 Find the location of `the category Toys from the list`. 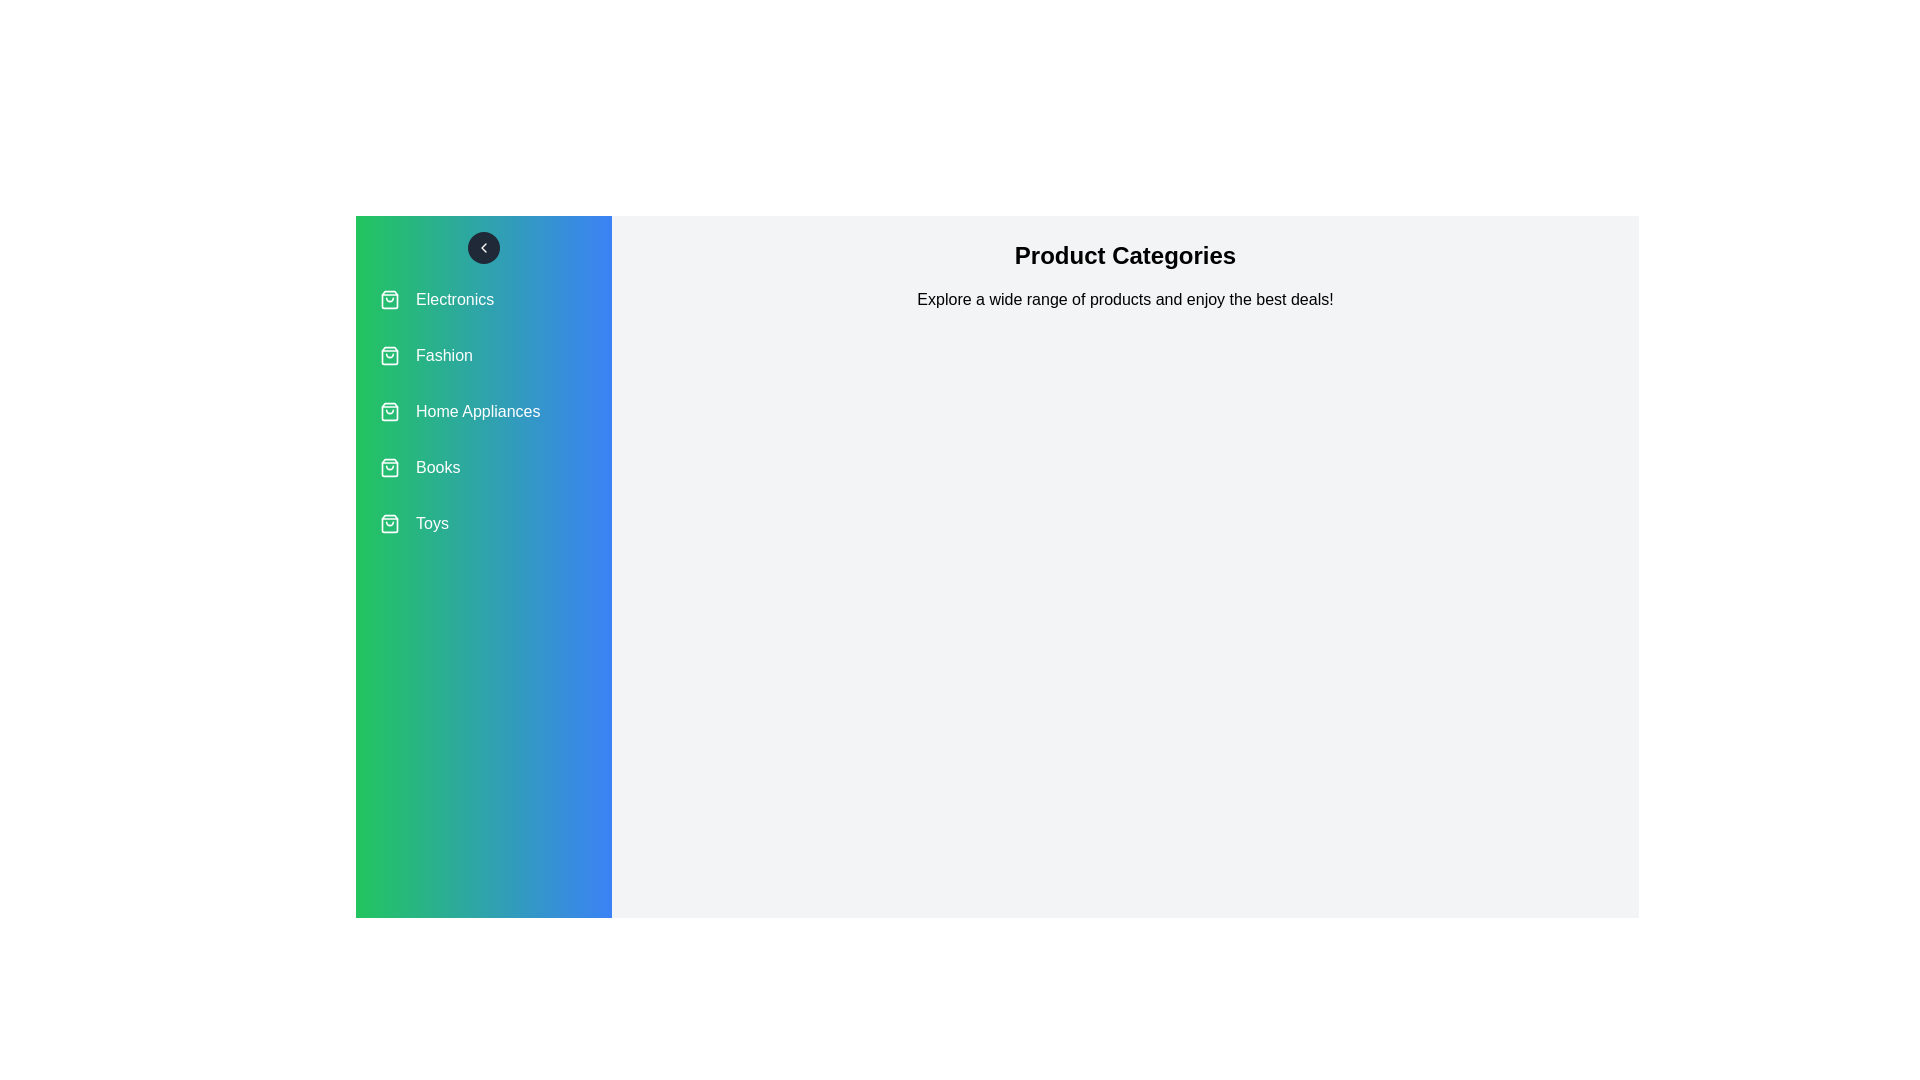

the category Toys from the list is located at coordinates (484, 523).